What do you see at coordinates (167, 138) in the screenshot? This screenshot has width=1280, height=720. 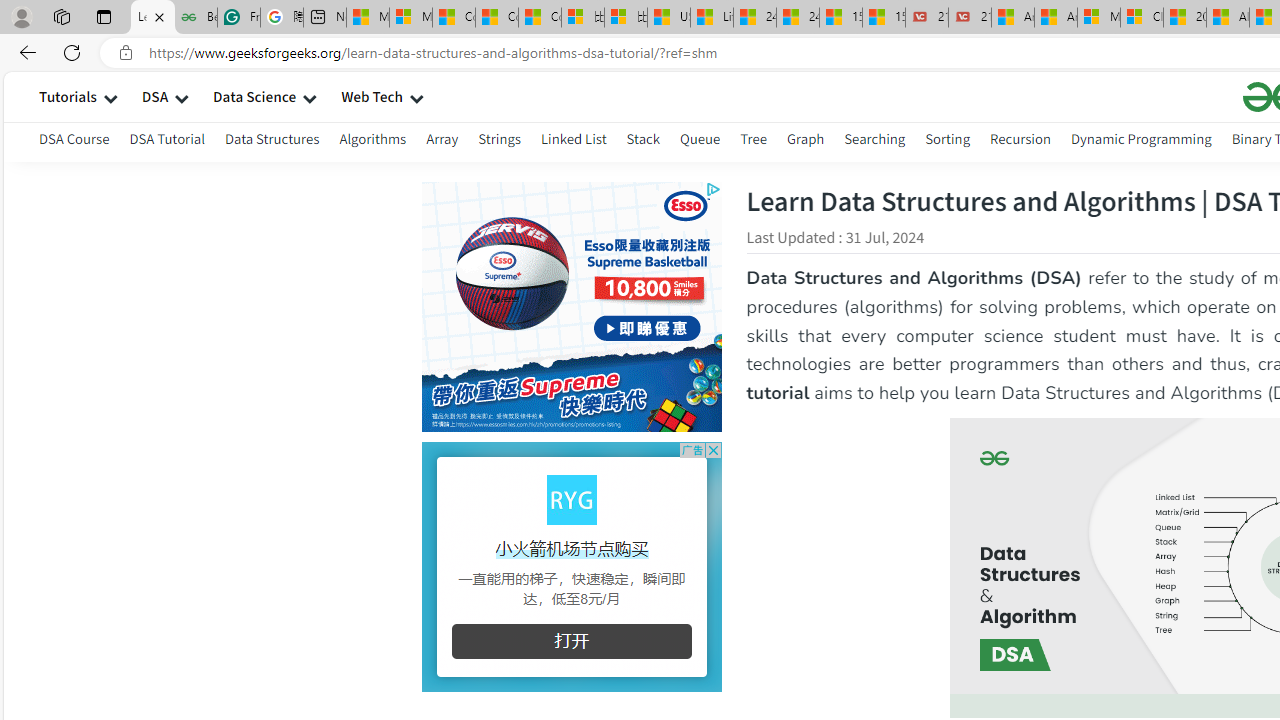 I see `'DSA Tutorial'` at bounding box center [167, 138].